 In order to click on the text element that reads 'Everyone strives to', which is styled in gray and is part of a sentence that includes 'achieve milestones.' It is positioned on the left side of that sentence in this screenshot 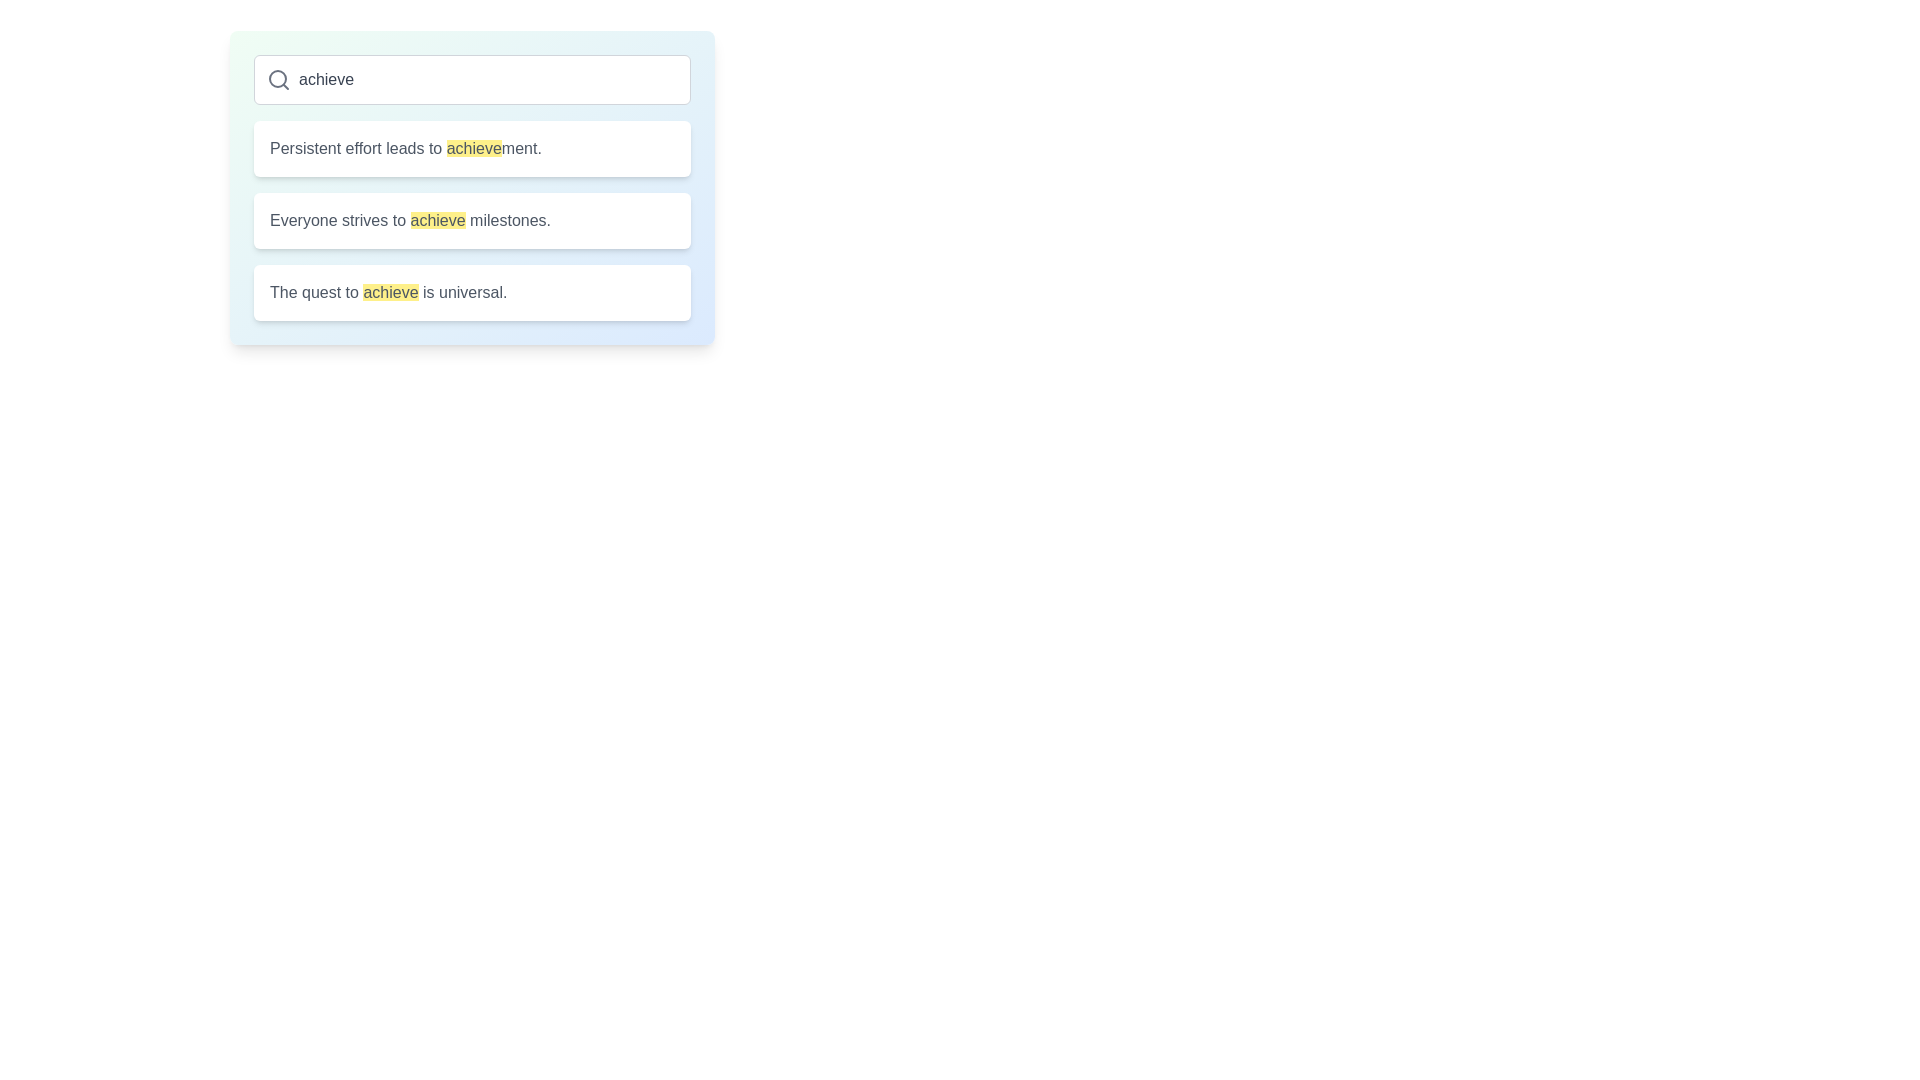, I will do `click(340, 220)`.